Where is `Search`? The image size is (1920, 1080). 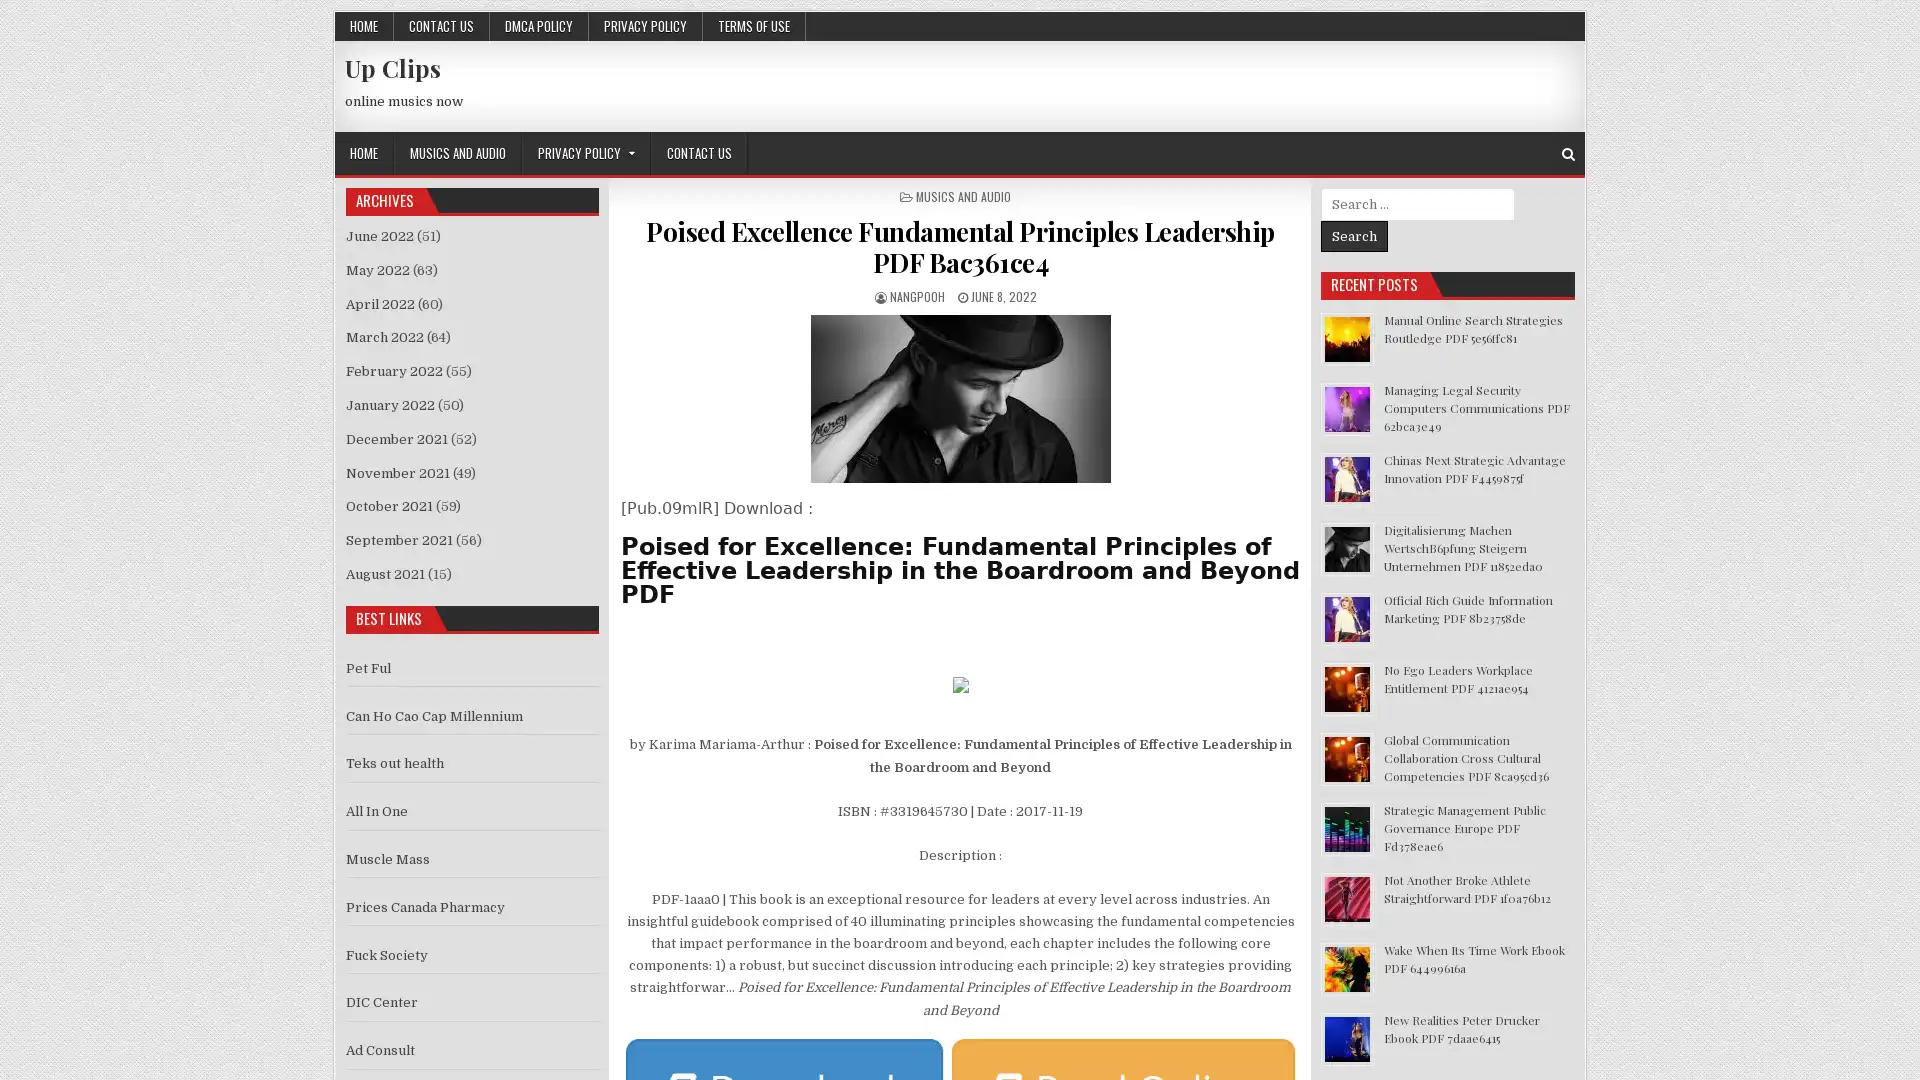
Search is located at coordinates (1354, 235).